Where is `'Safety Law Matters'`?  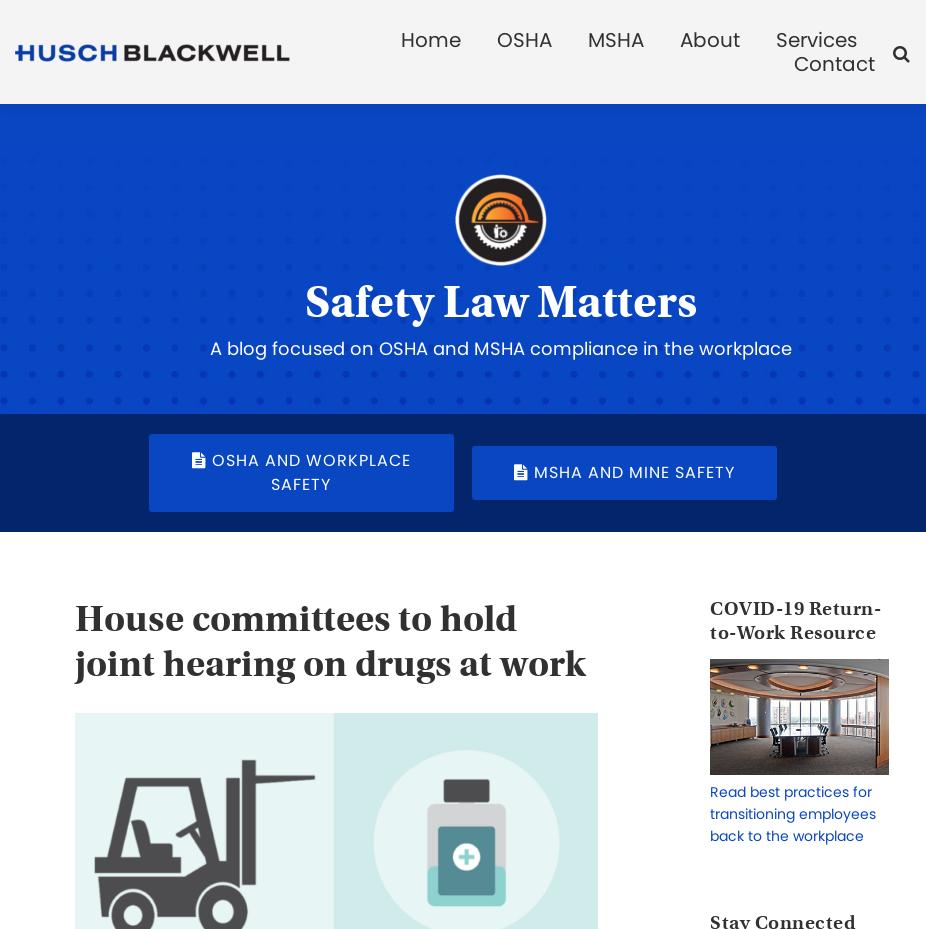 'Safety Law Matters' is located at coordinates (499, 302).